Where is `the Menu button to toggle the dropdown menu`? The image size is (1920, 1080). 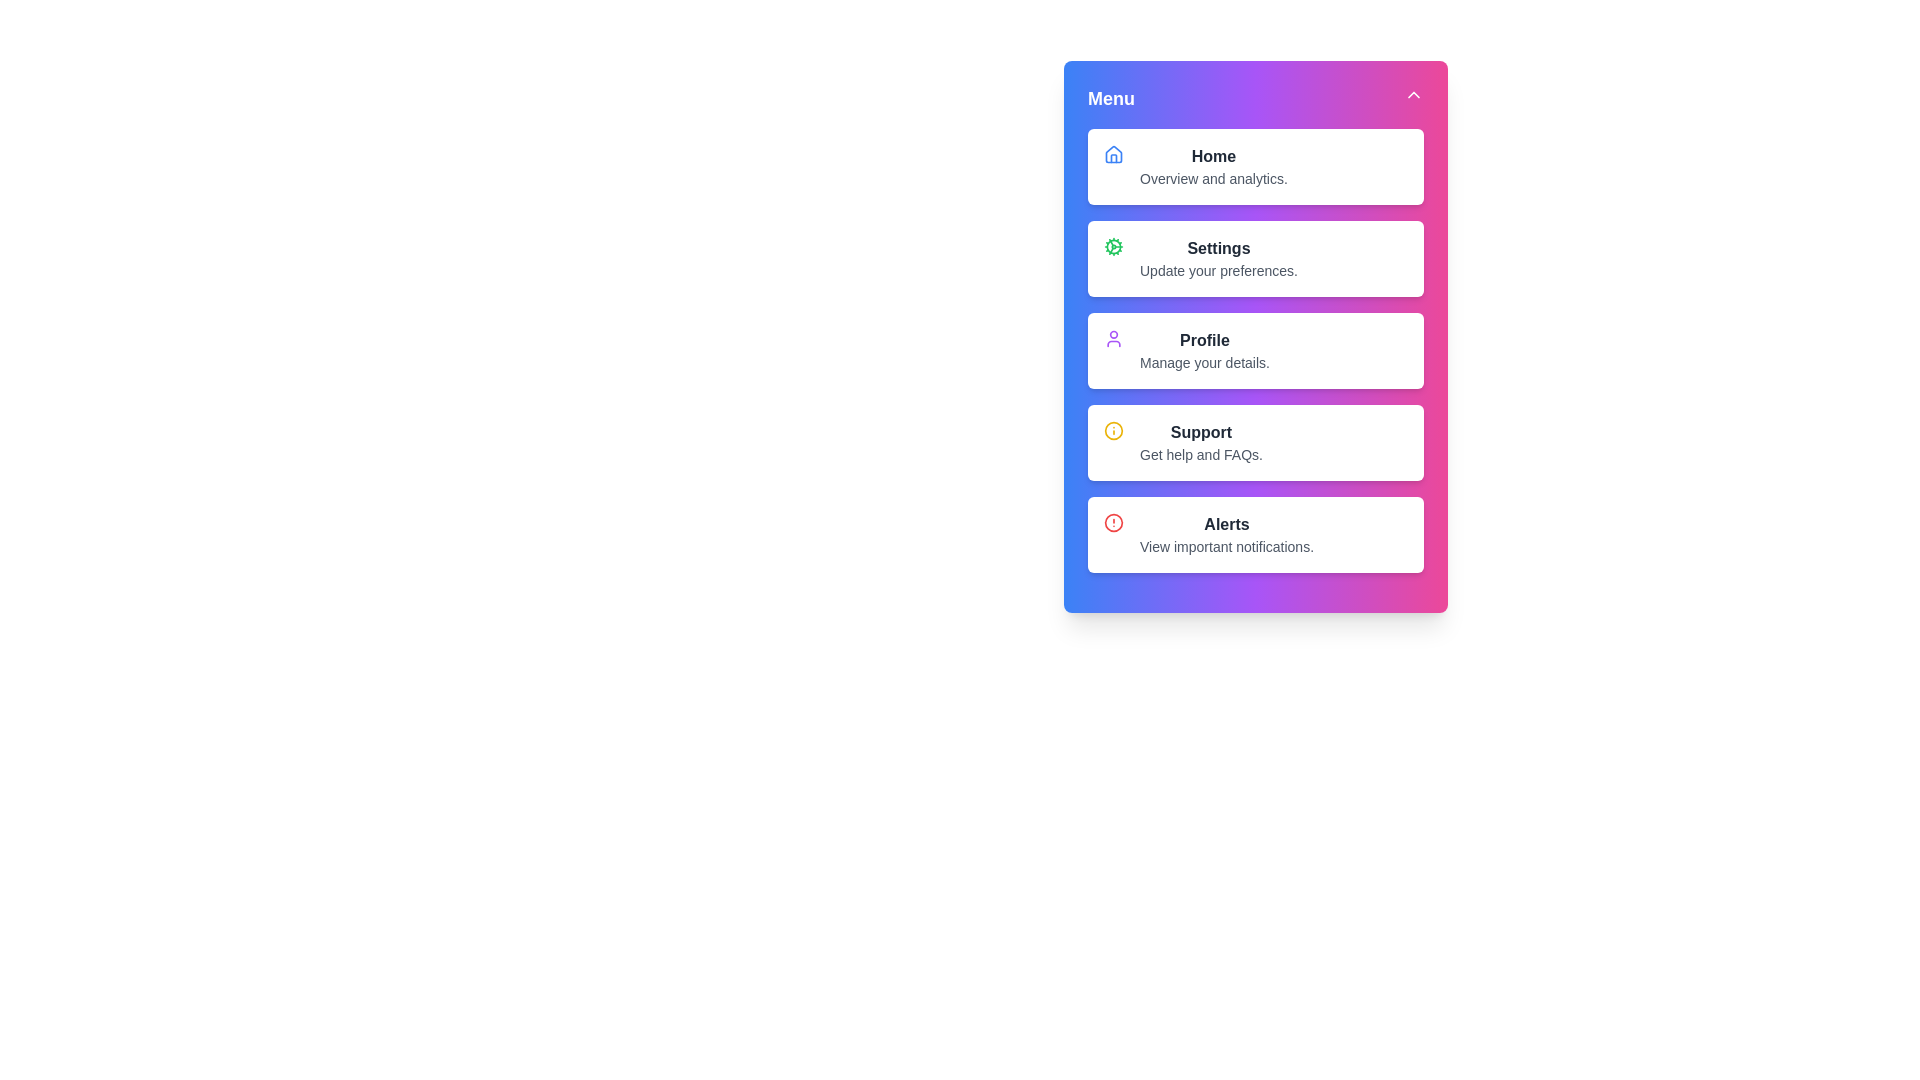 the Menu button to toggle the dropdown menu is located at coordinates (1255, 99).